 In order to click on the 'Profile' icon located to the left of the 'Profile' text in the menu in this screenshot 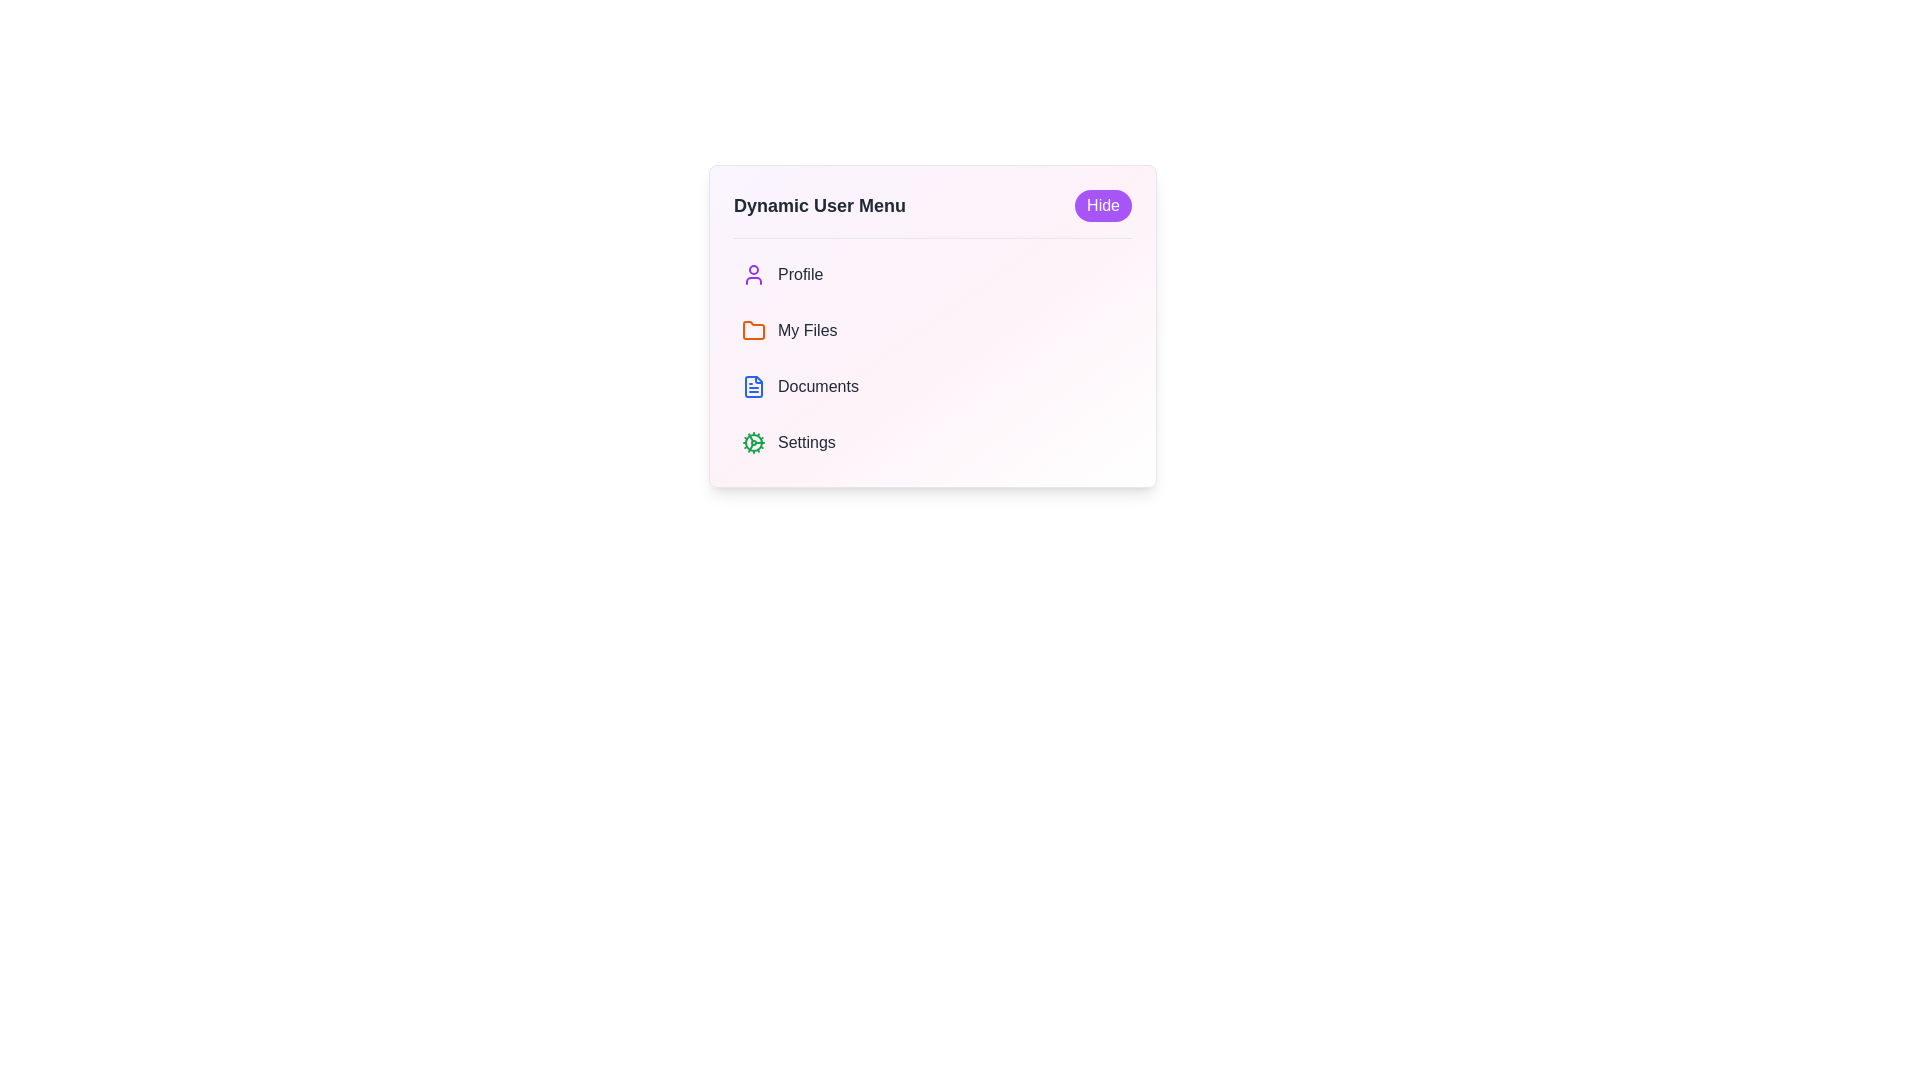, I will do `click(752, 274)`.